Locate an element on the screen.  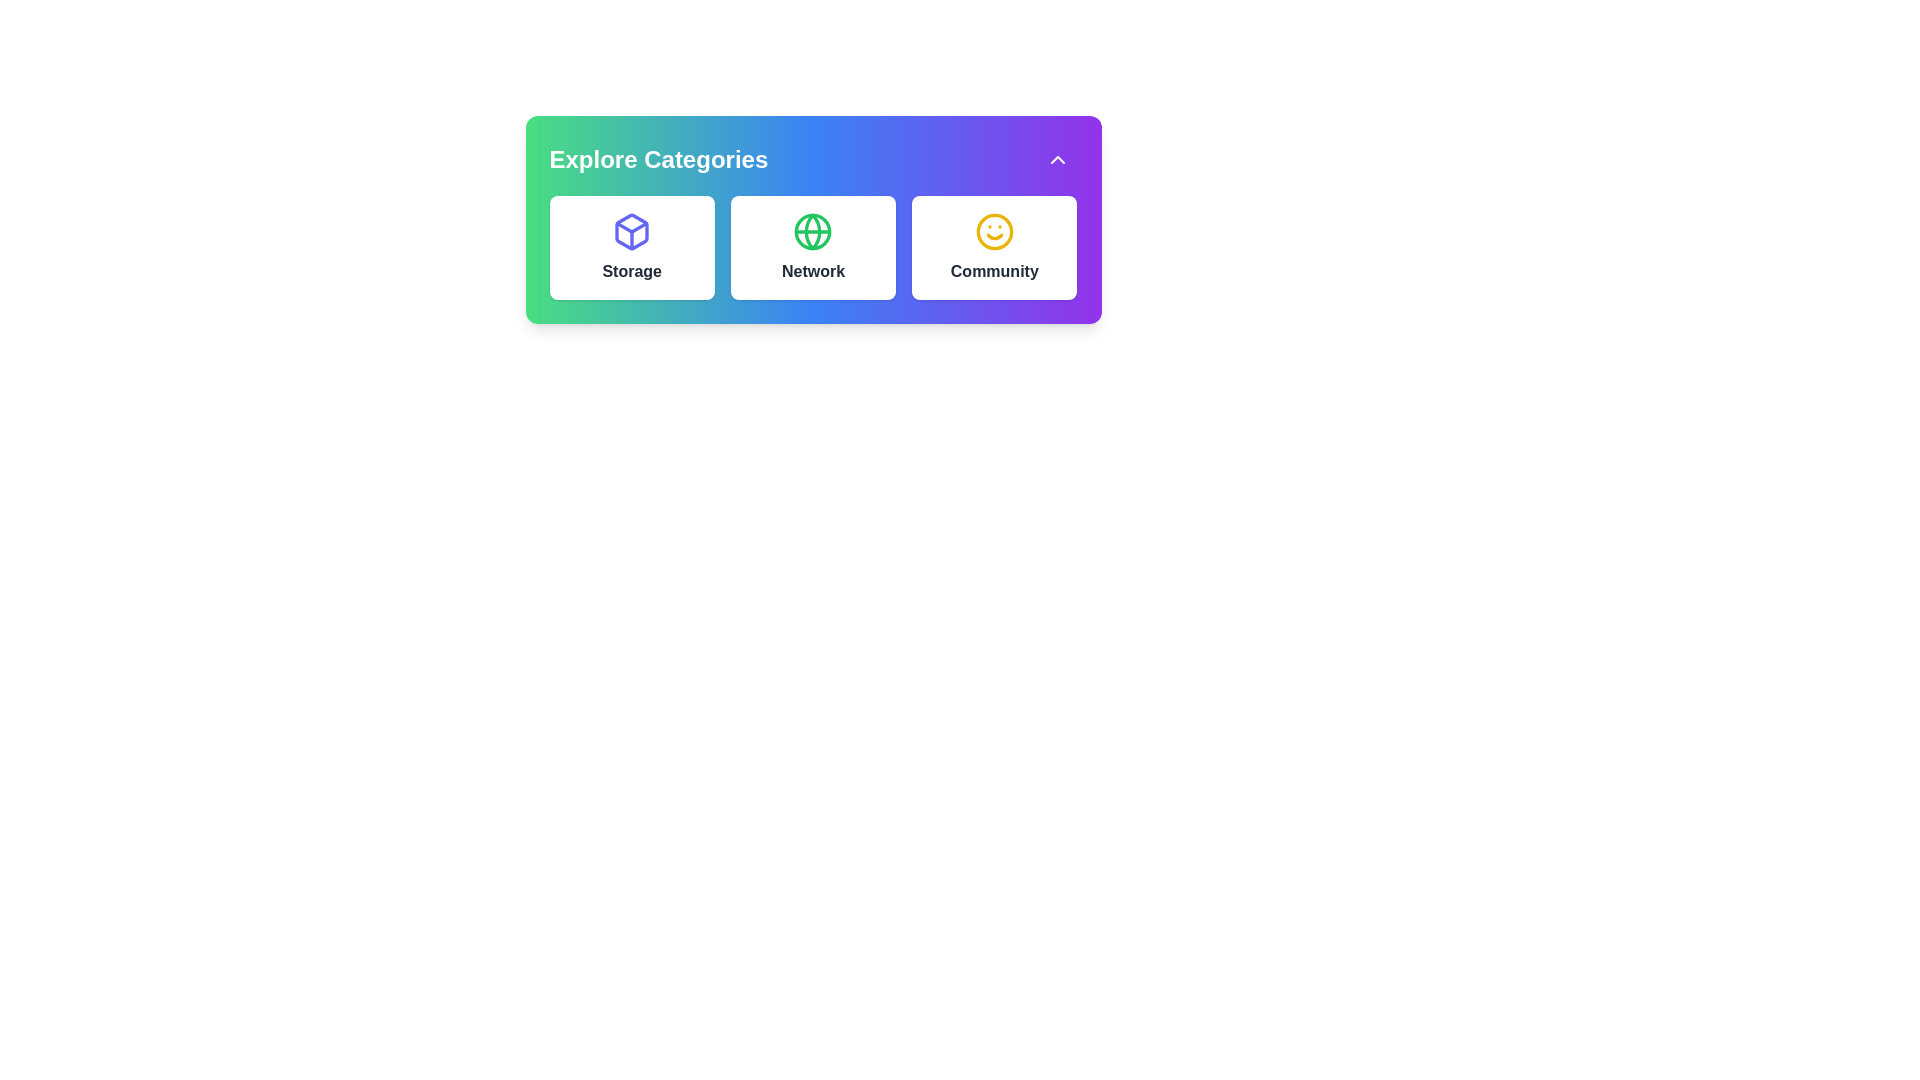
the smiley face icon with a yellow outline located in the fourth button area of the 'Explore Categories' card is located at coordinates (994, 230).